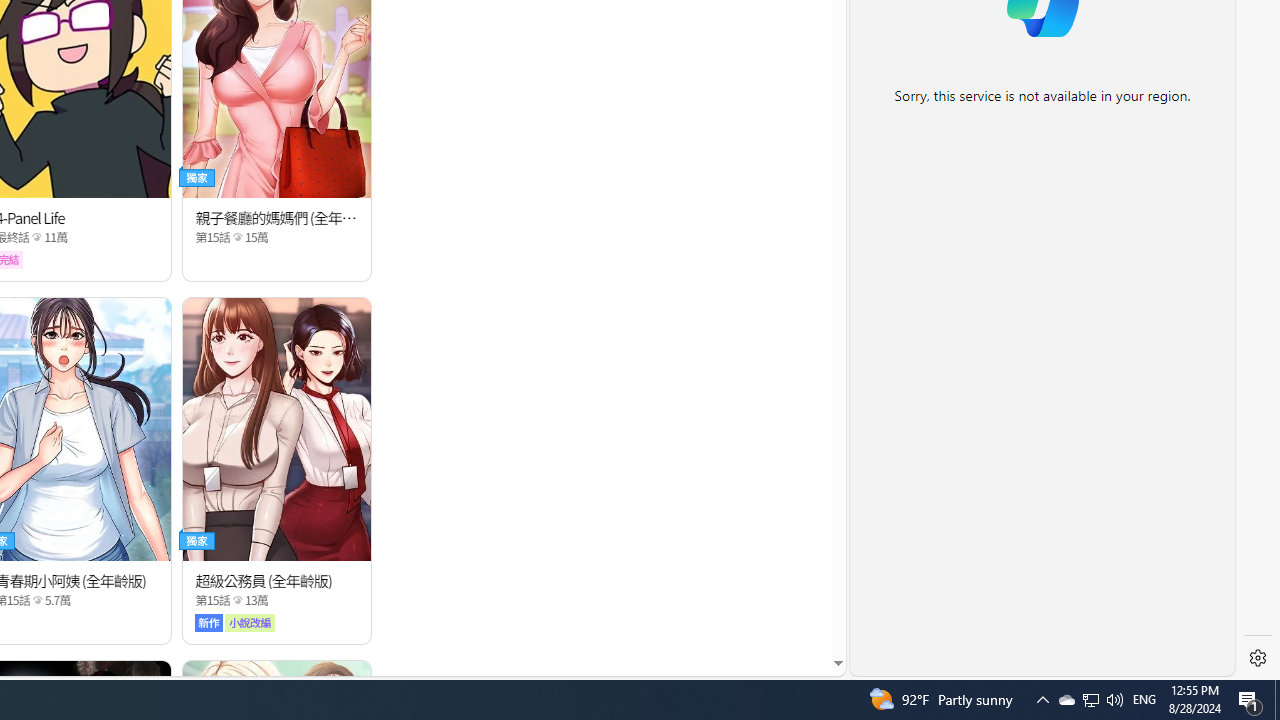  Describe the element at coordinates (276, 427) in the screenshot. I see `'Class: thumb_img'` at that location.